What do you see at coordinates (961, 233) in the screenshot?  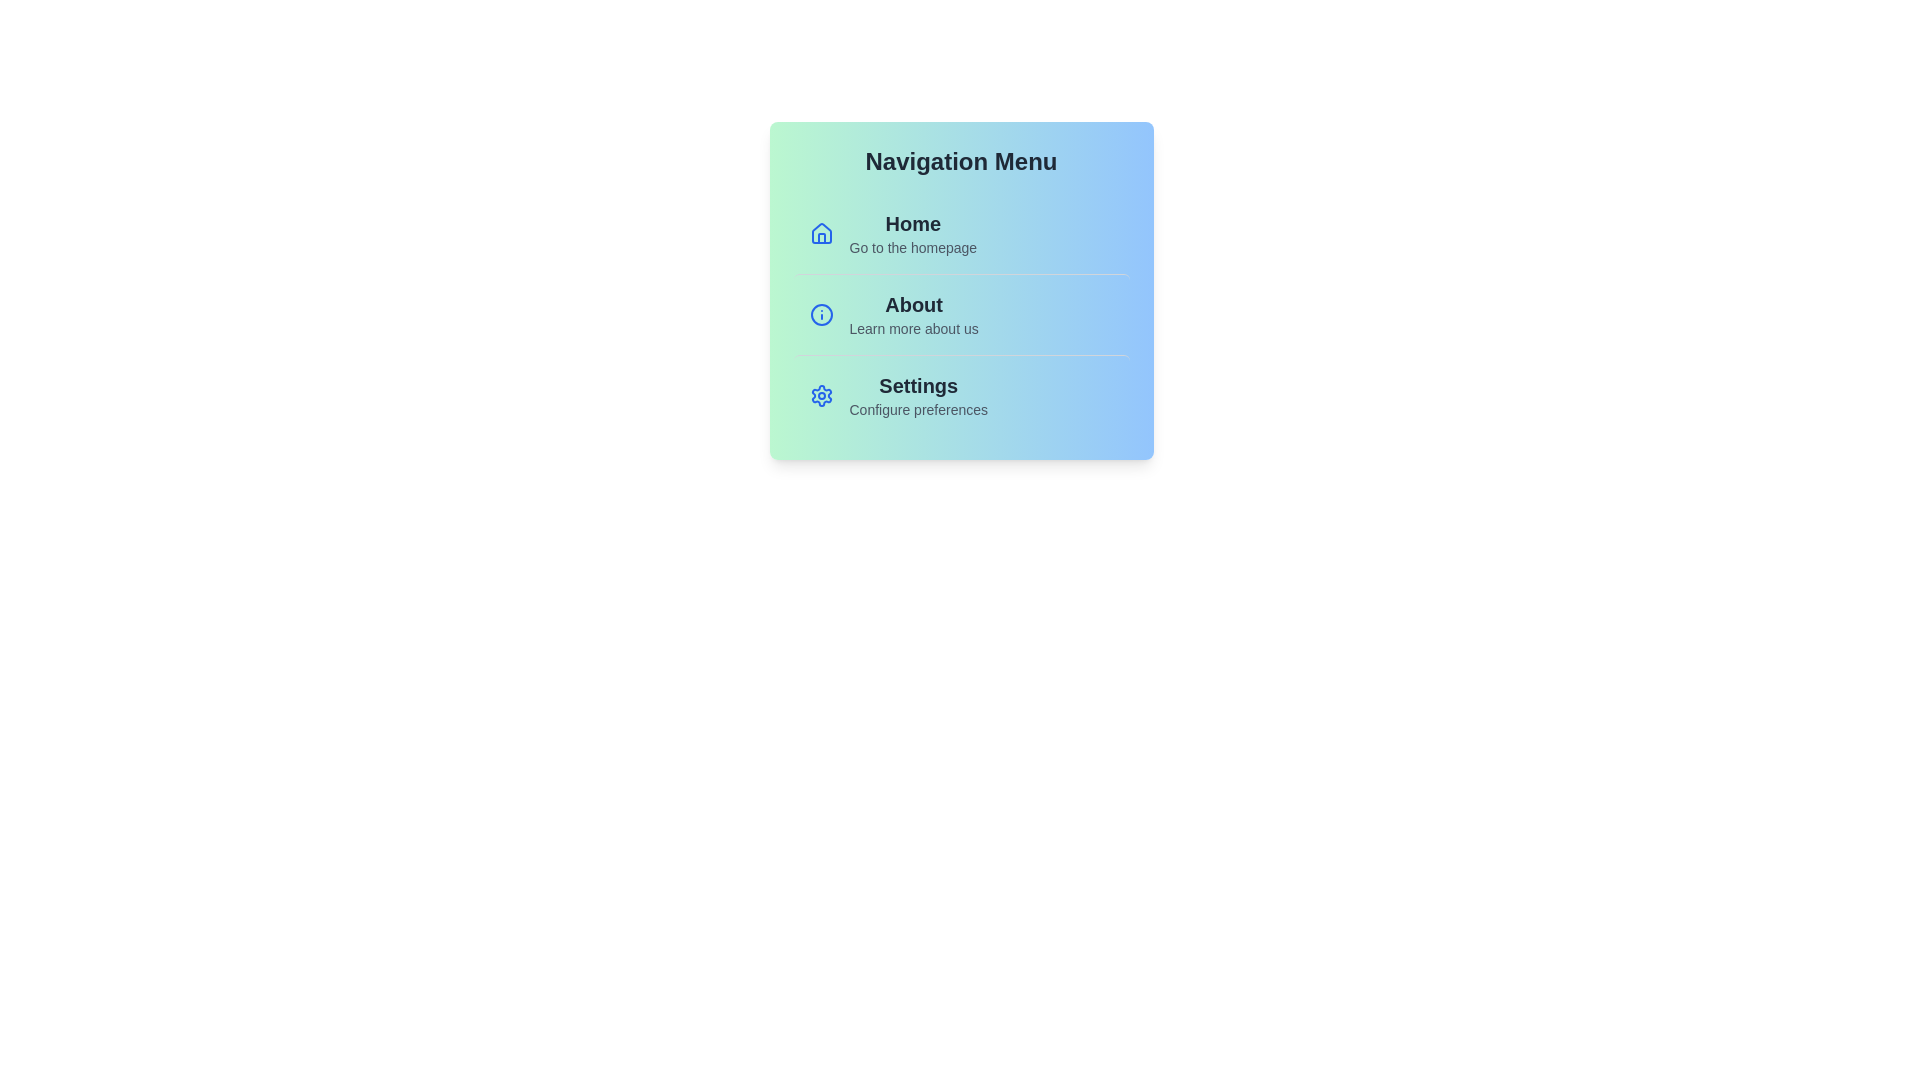 I see `the menu item labeled Home to navigate to its corresponding page` at bounding box center [961, 233].